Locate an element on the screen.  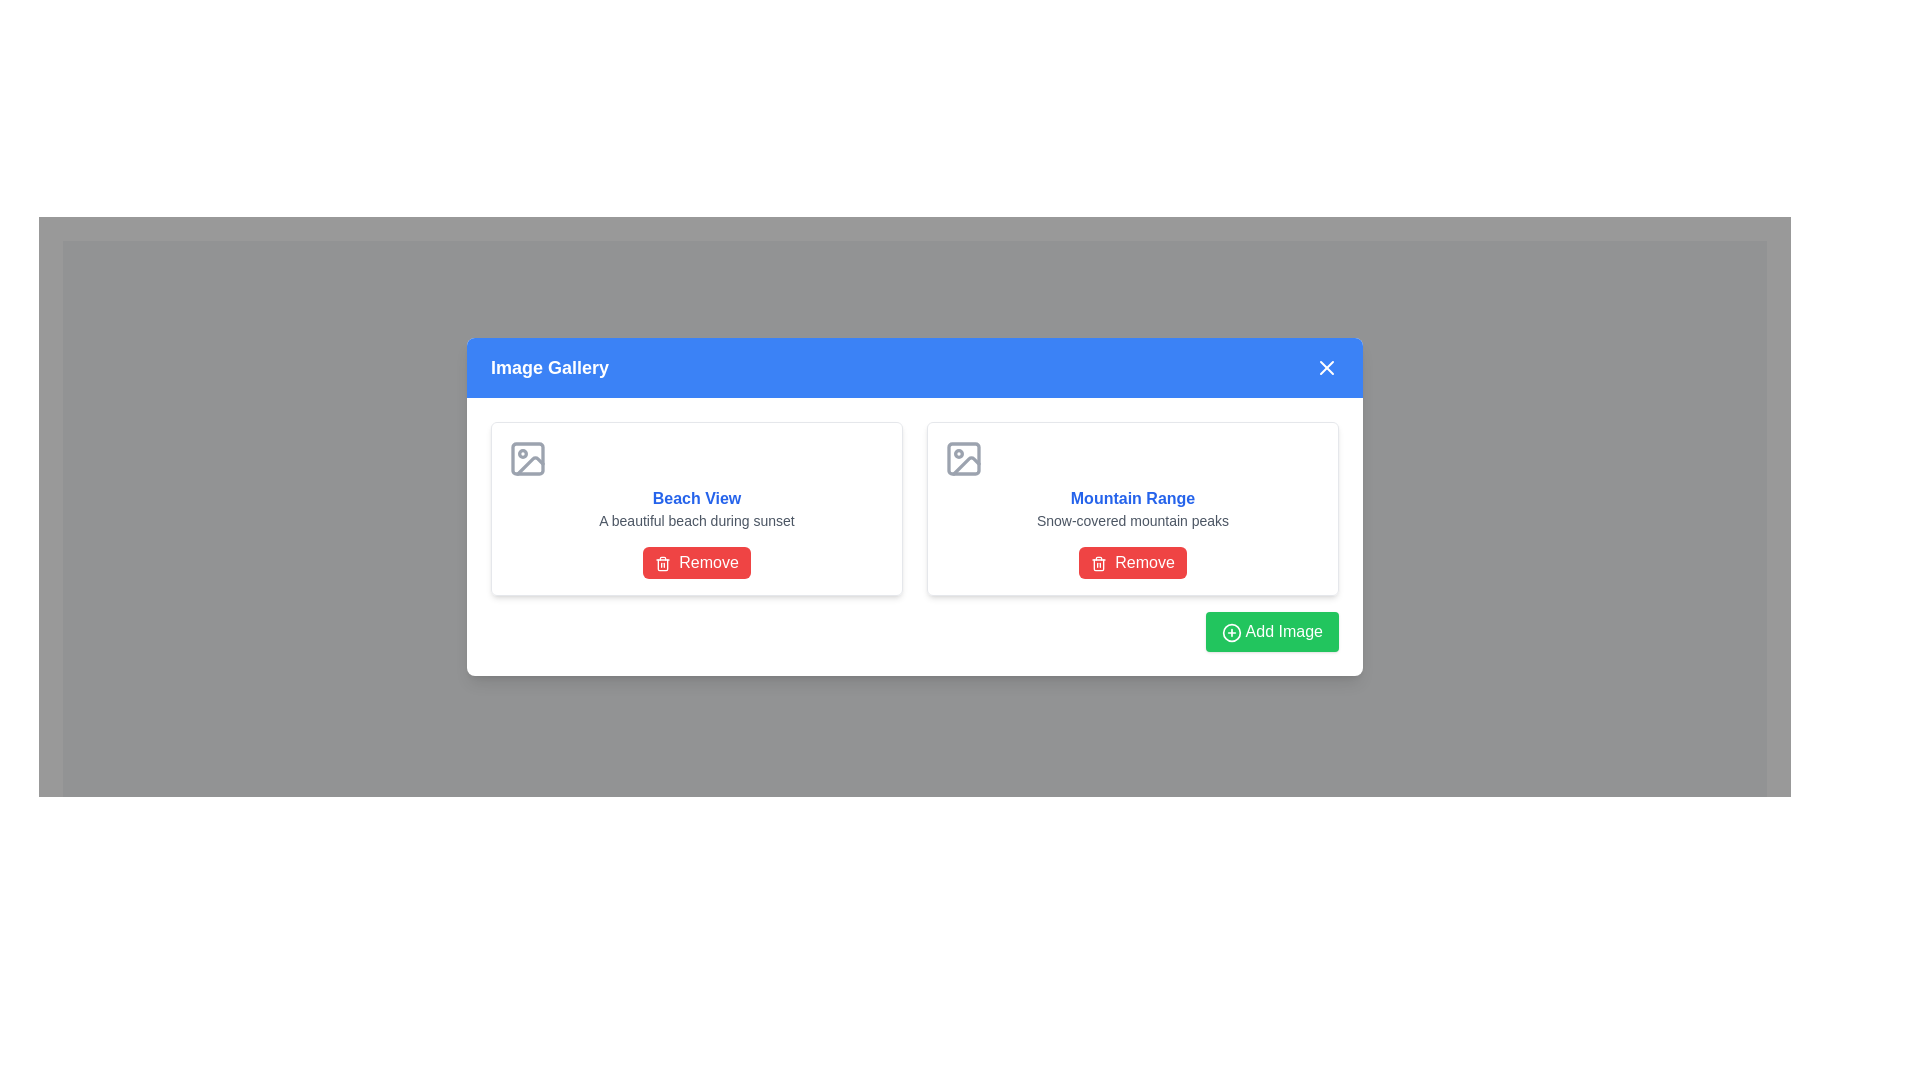
the circular icon with a plus sign inside, located to the left of the 'Add Image' text within the green button at the bottom right of the modal is located at coordinates (1230, 632).